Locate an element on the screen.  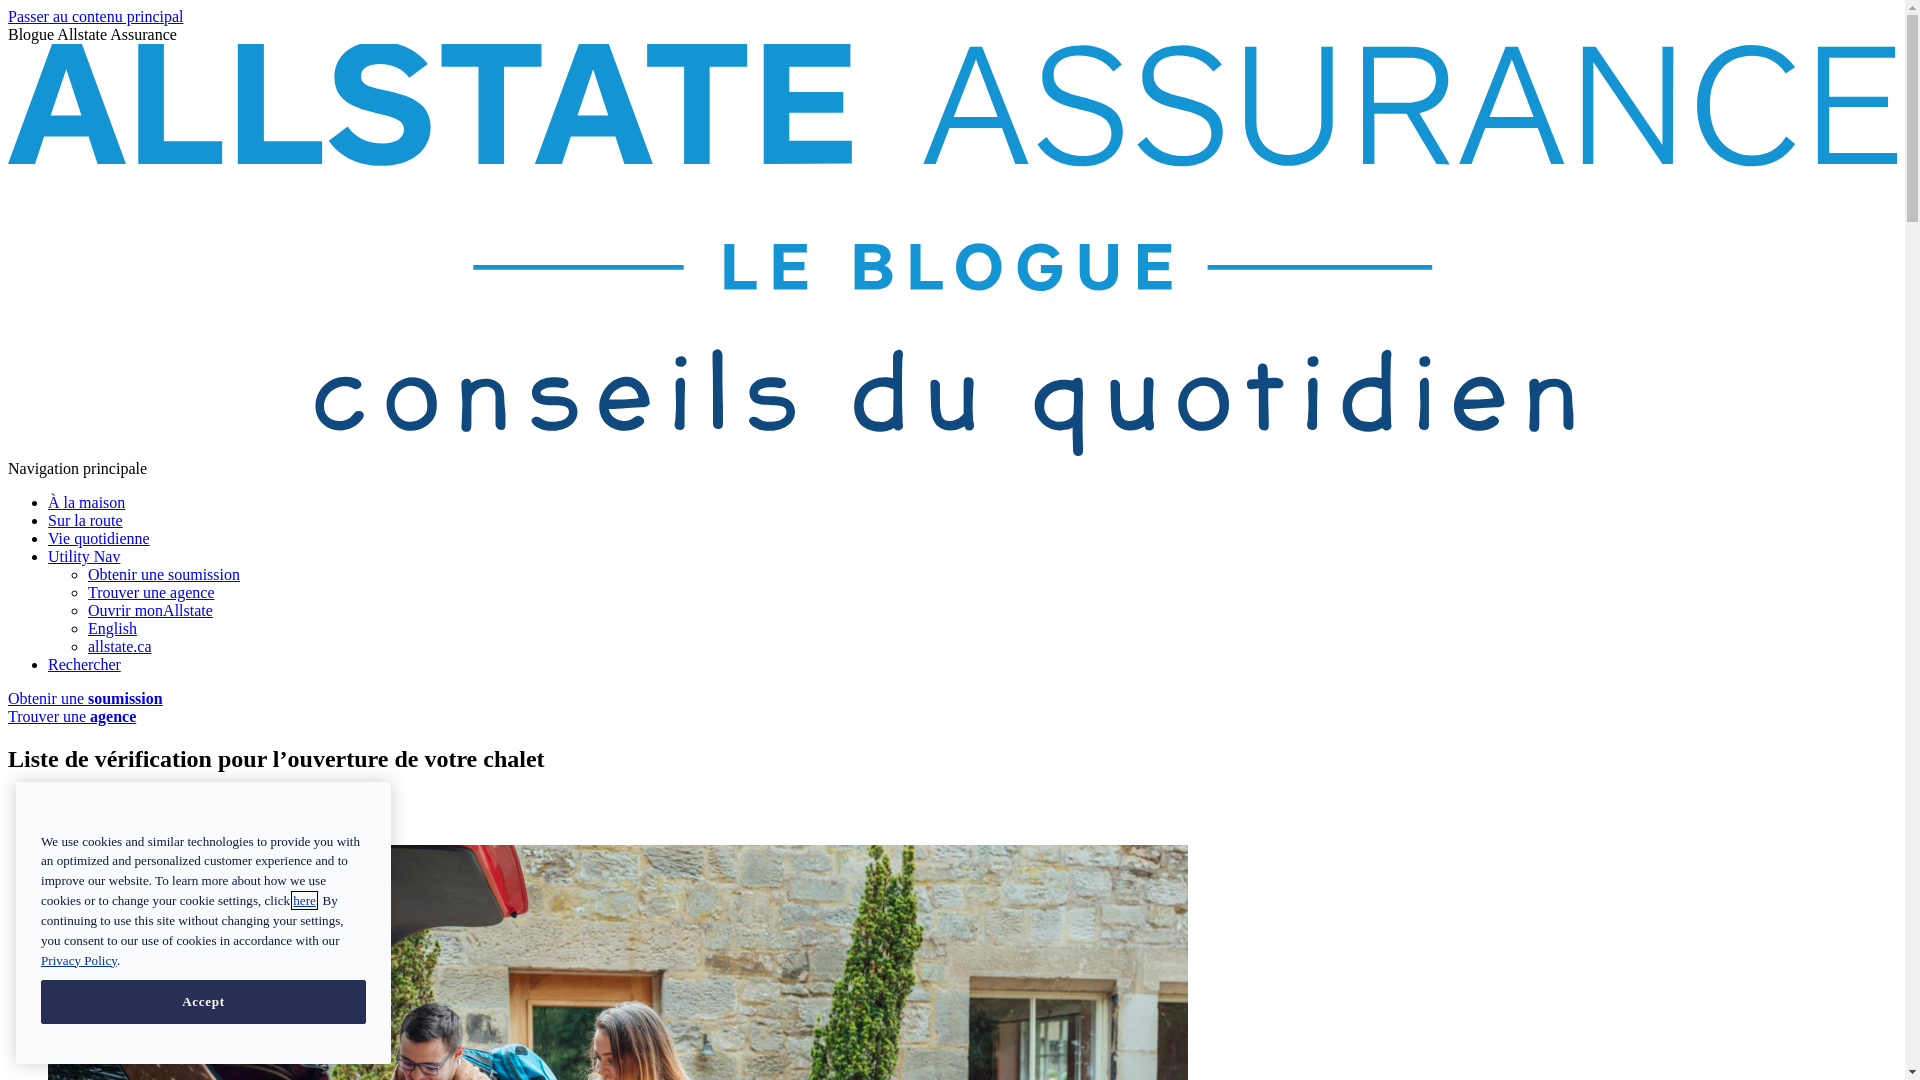
'Accept' is located at coordinates (203, 1002).